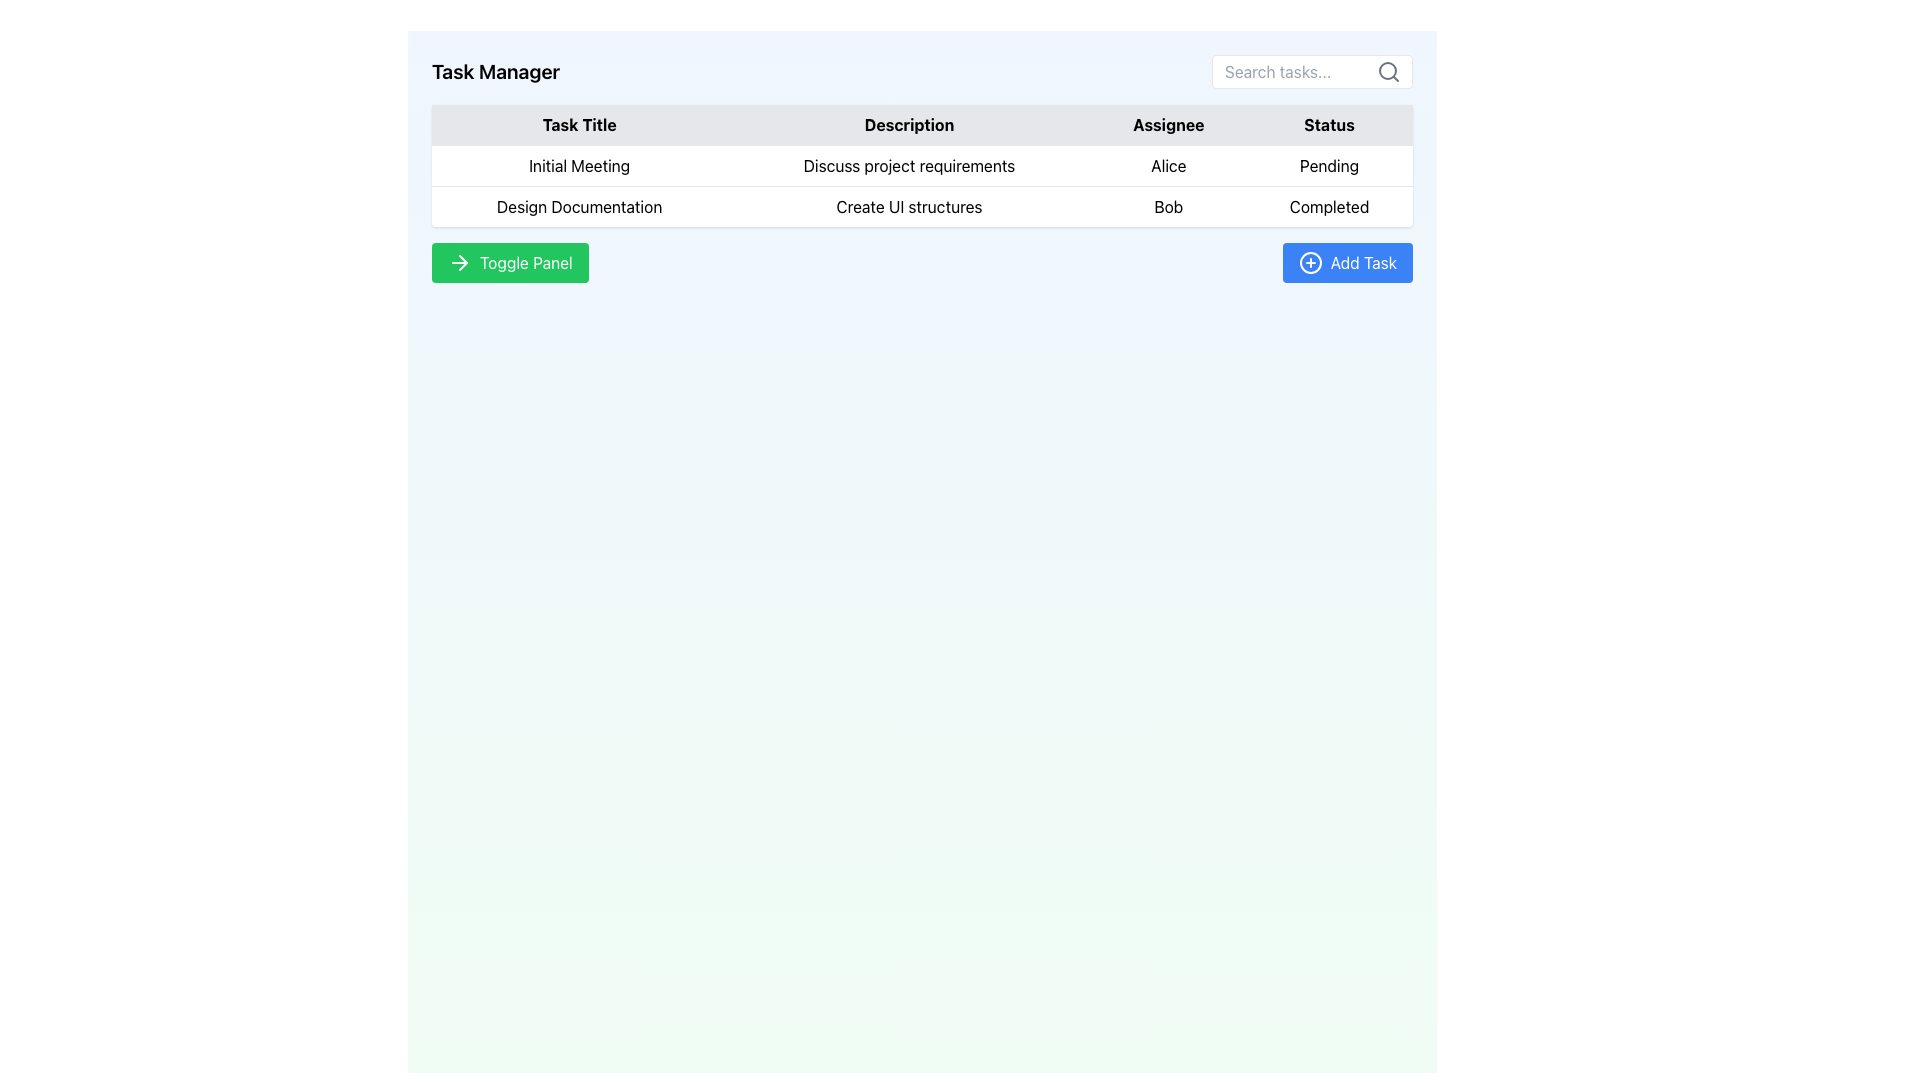  I want to click on the first row of the task management table, so click(921, 164).